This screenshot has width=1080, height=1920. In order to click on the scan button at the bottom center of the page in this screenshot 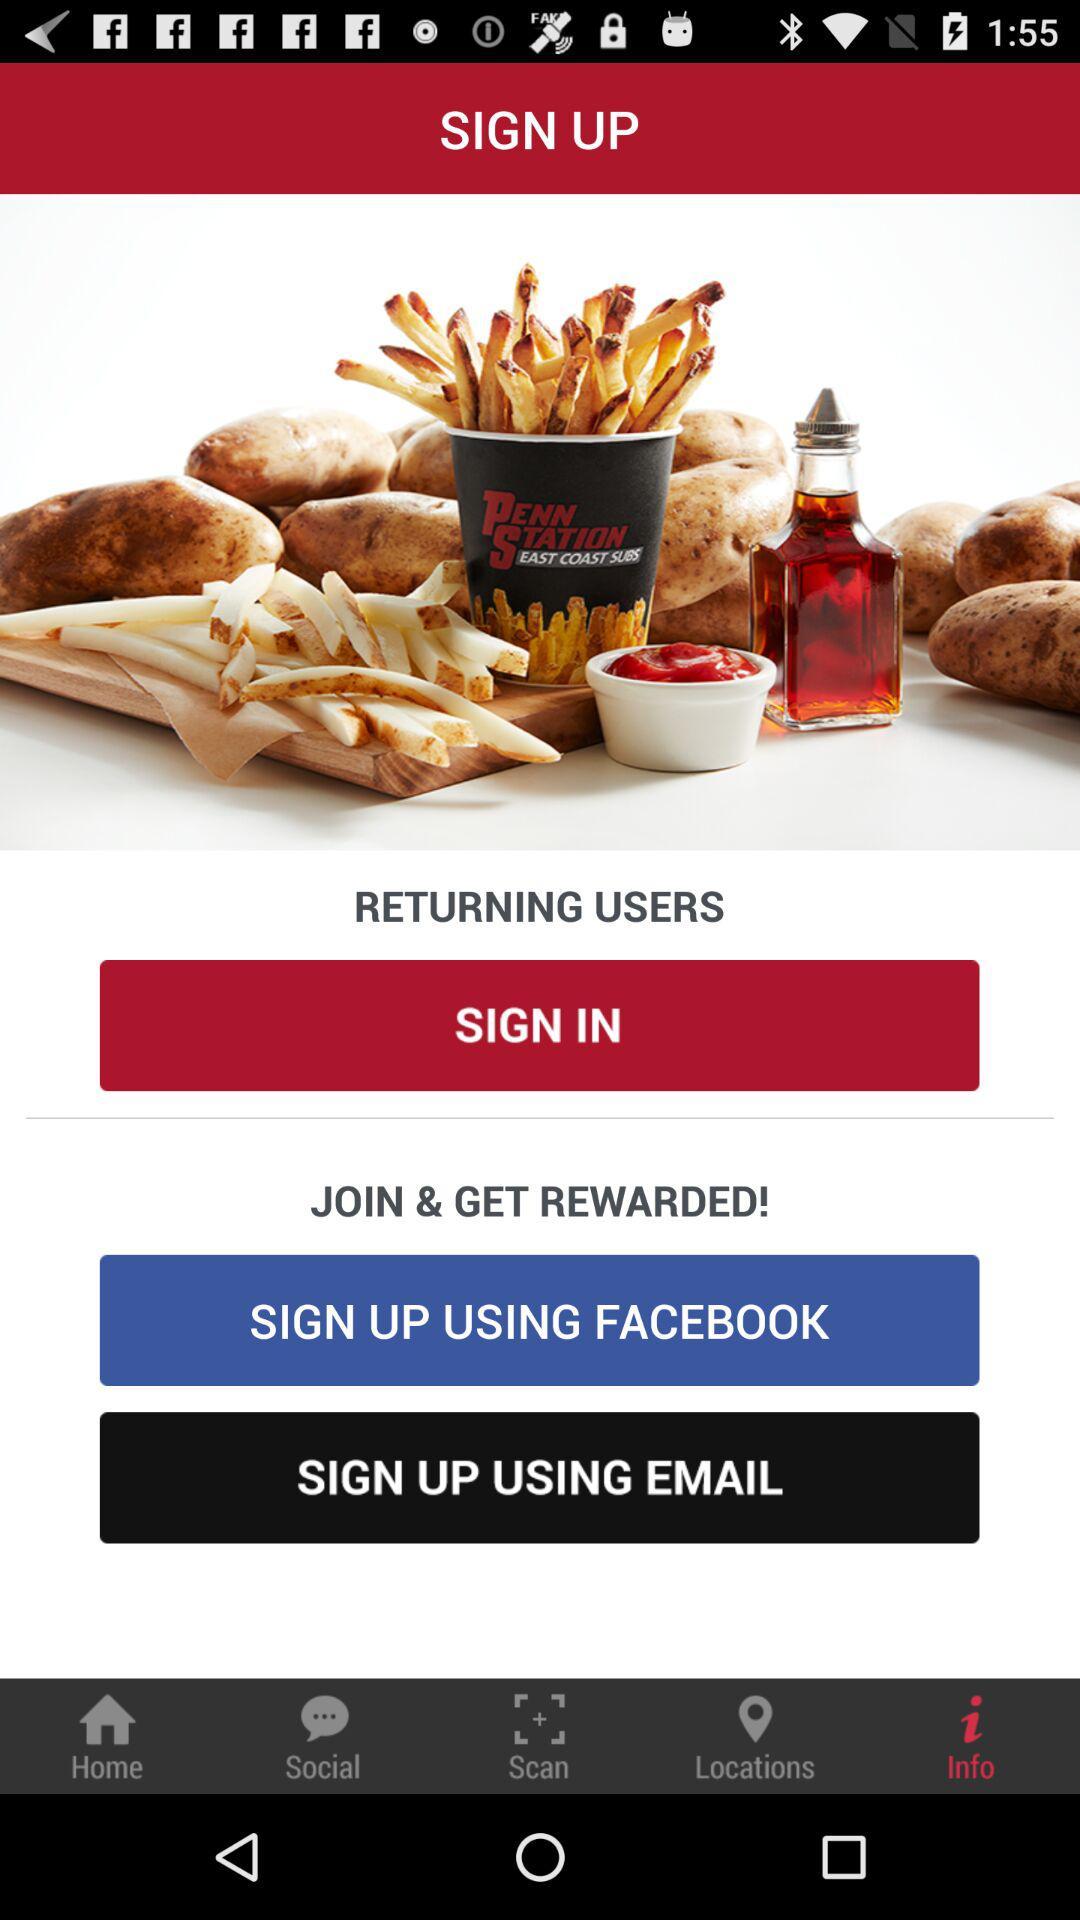, I will do `click(538, 1735)`.